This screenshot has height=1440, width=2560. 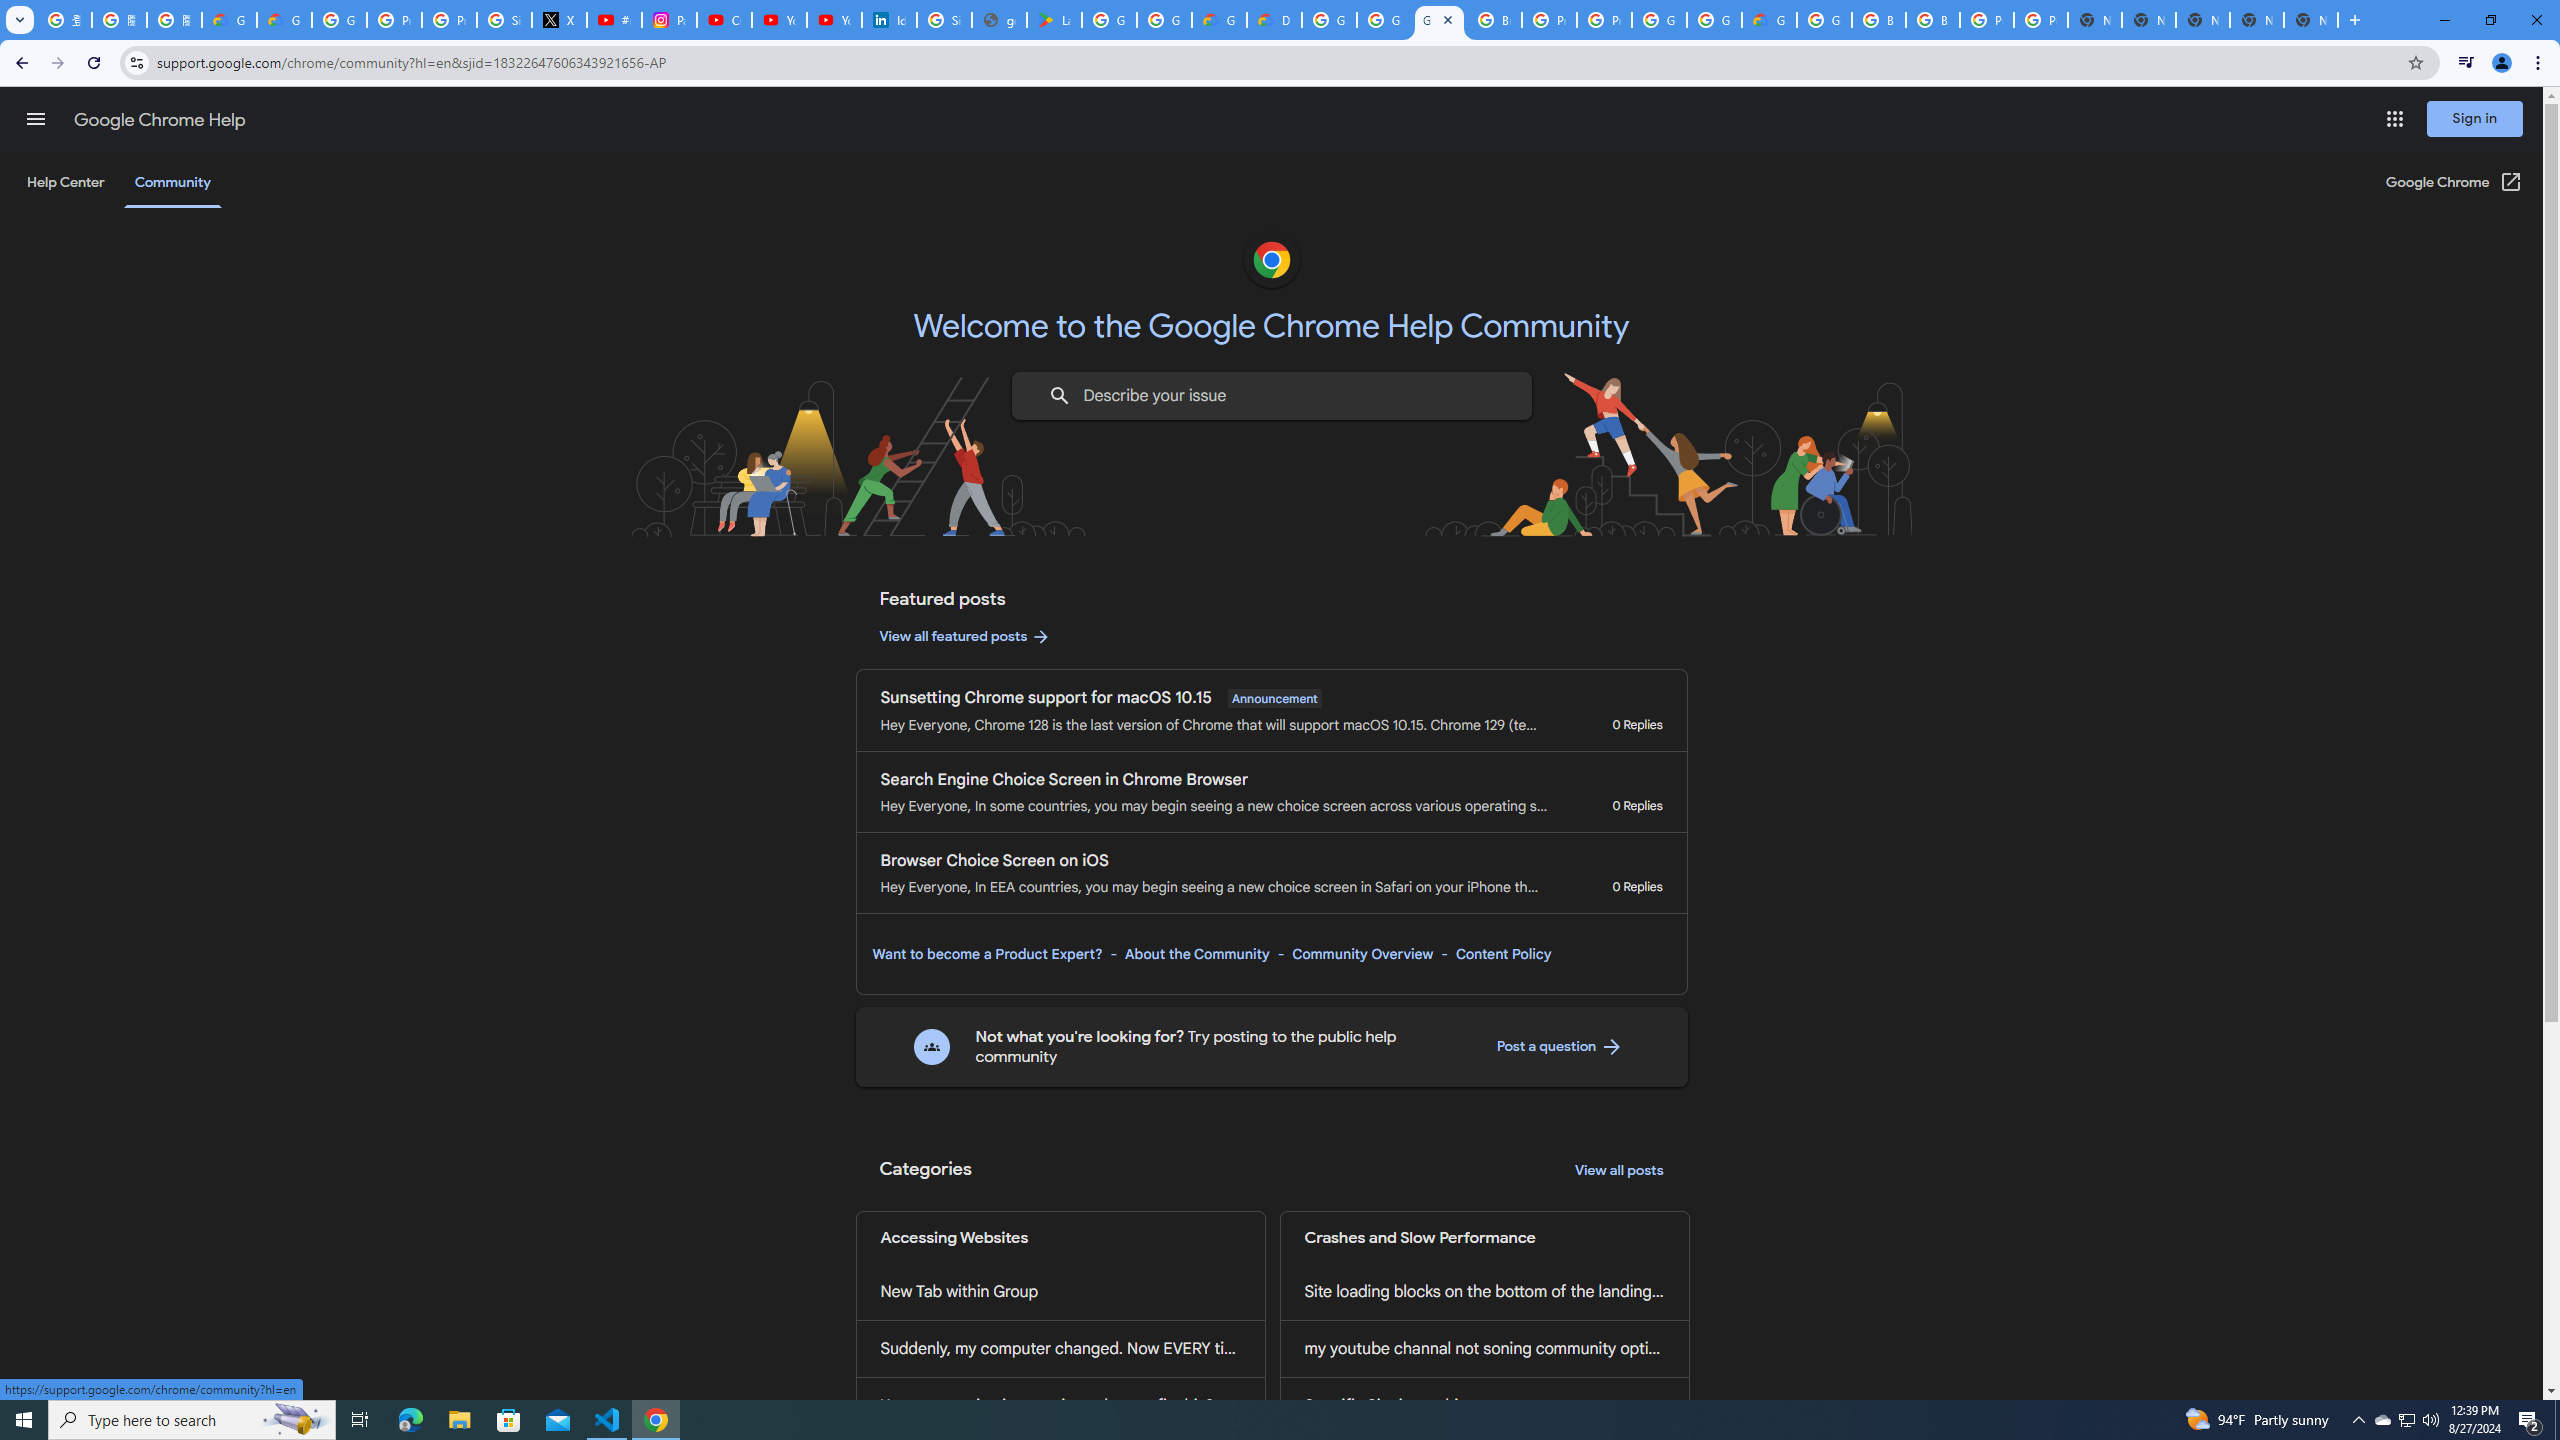 What do you see at coordinates (613, 19) in the screenshot?
I see `'#nbabasketballhighlights - YouTube'` at bounding box center [613, 19].